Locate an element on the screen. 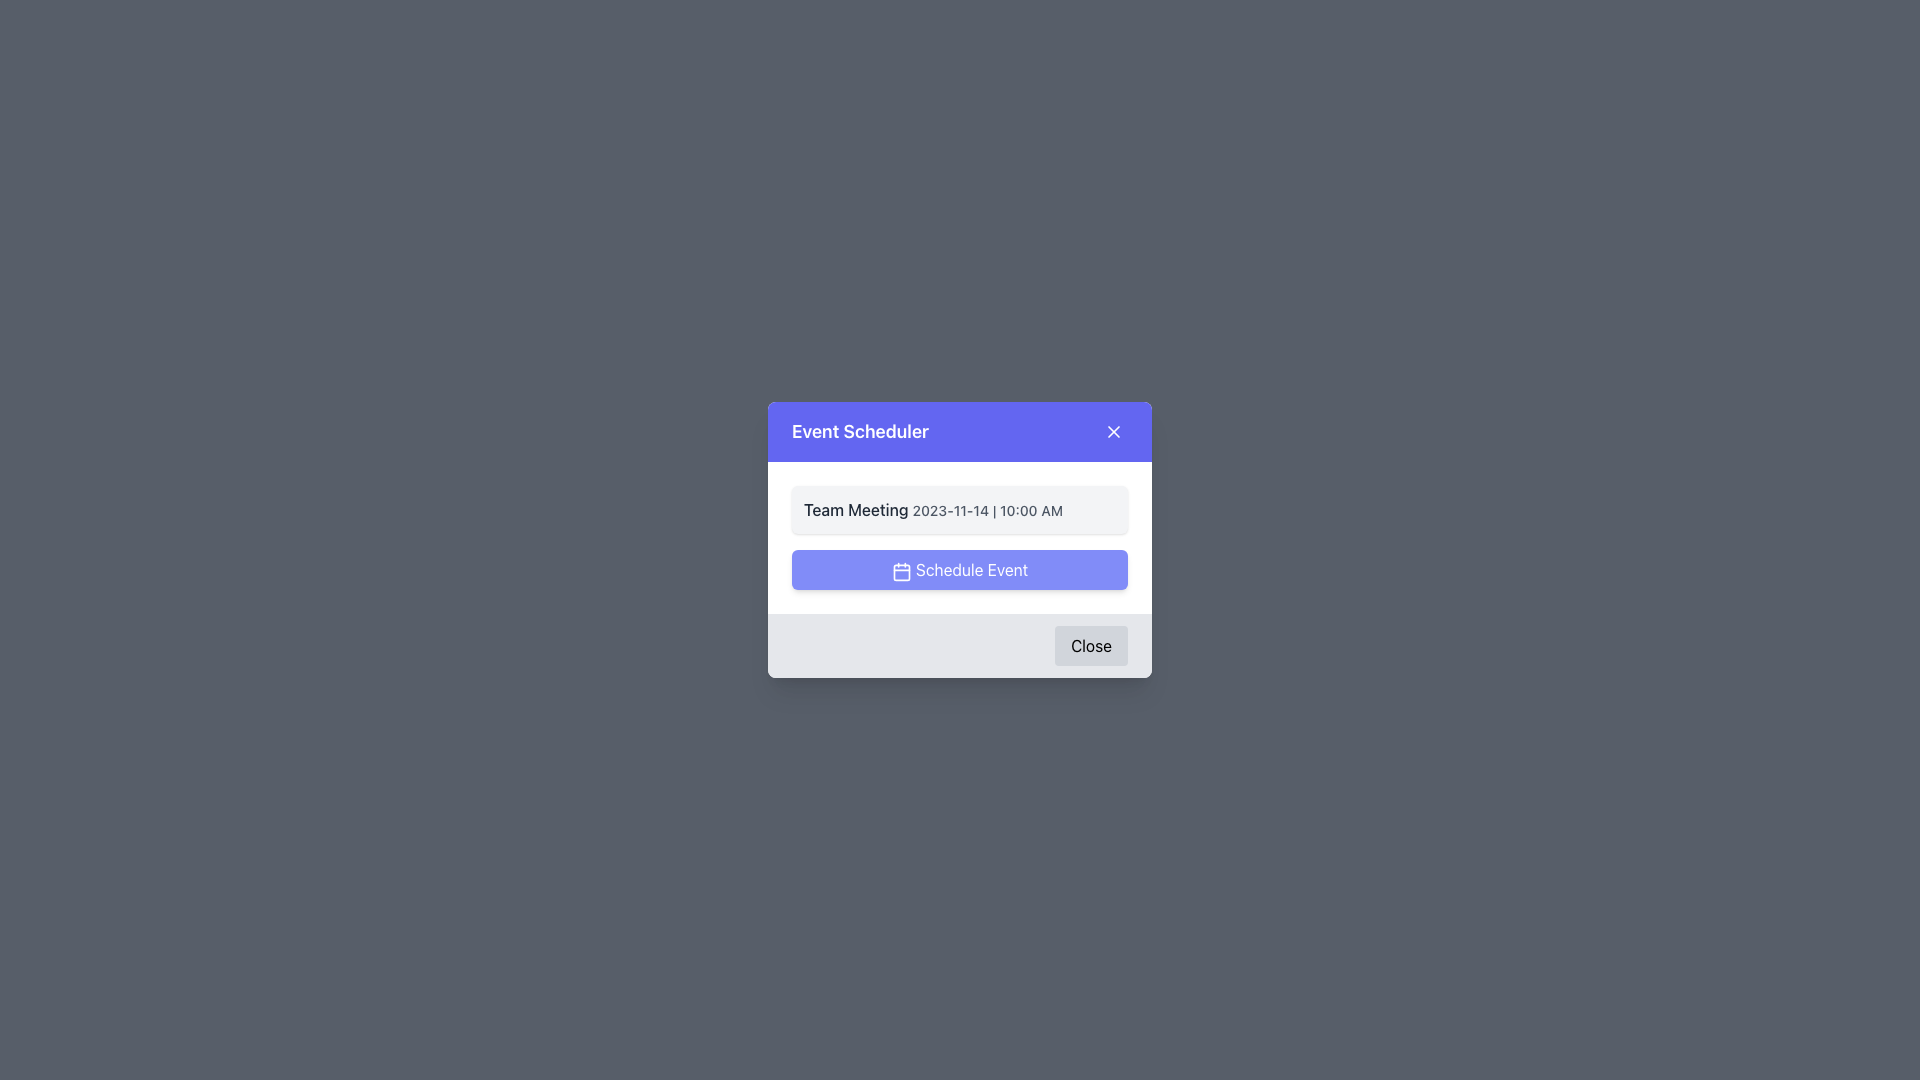 The image size is (1920, 1080). the text label that serves as the title of the dialog box related to event scheduling, positioned in the header area with a purple background is located at coordinates (860, 431).